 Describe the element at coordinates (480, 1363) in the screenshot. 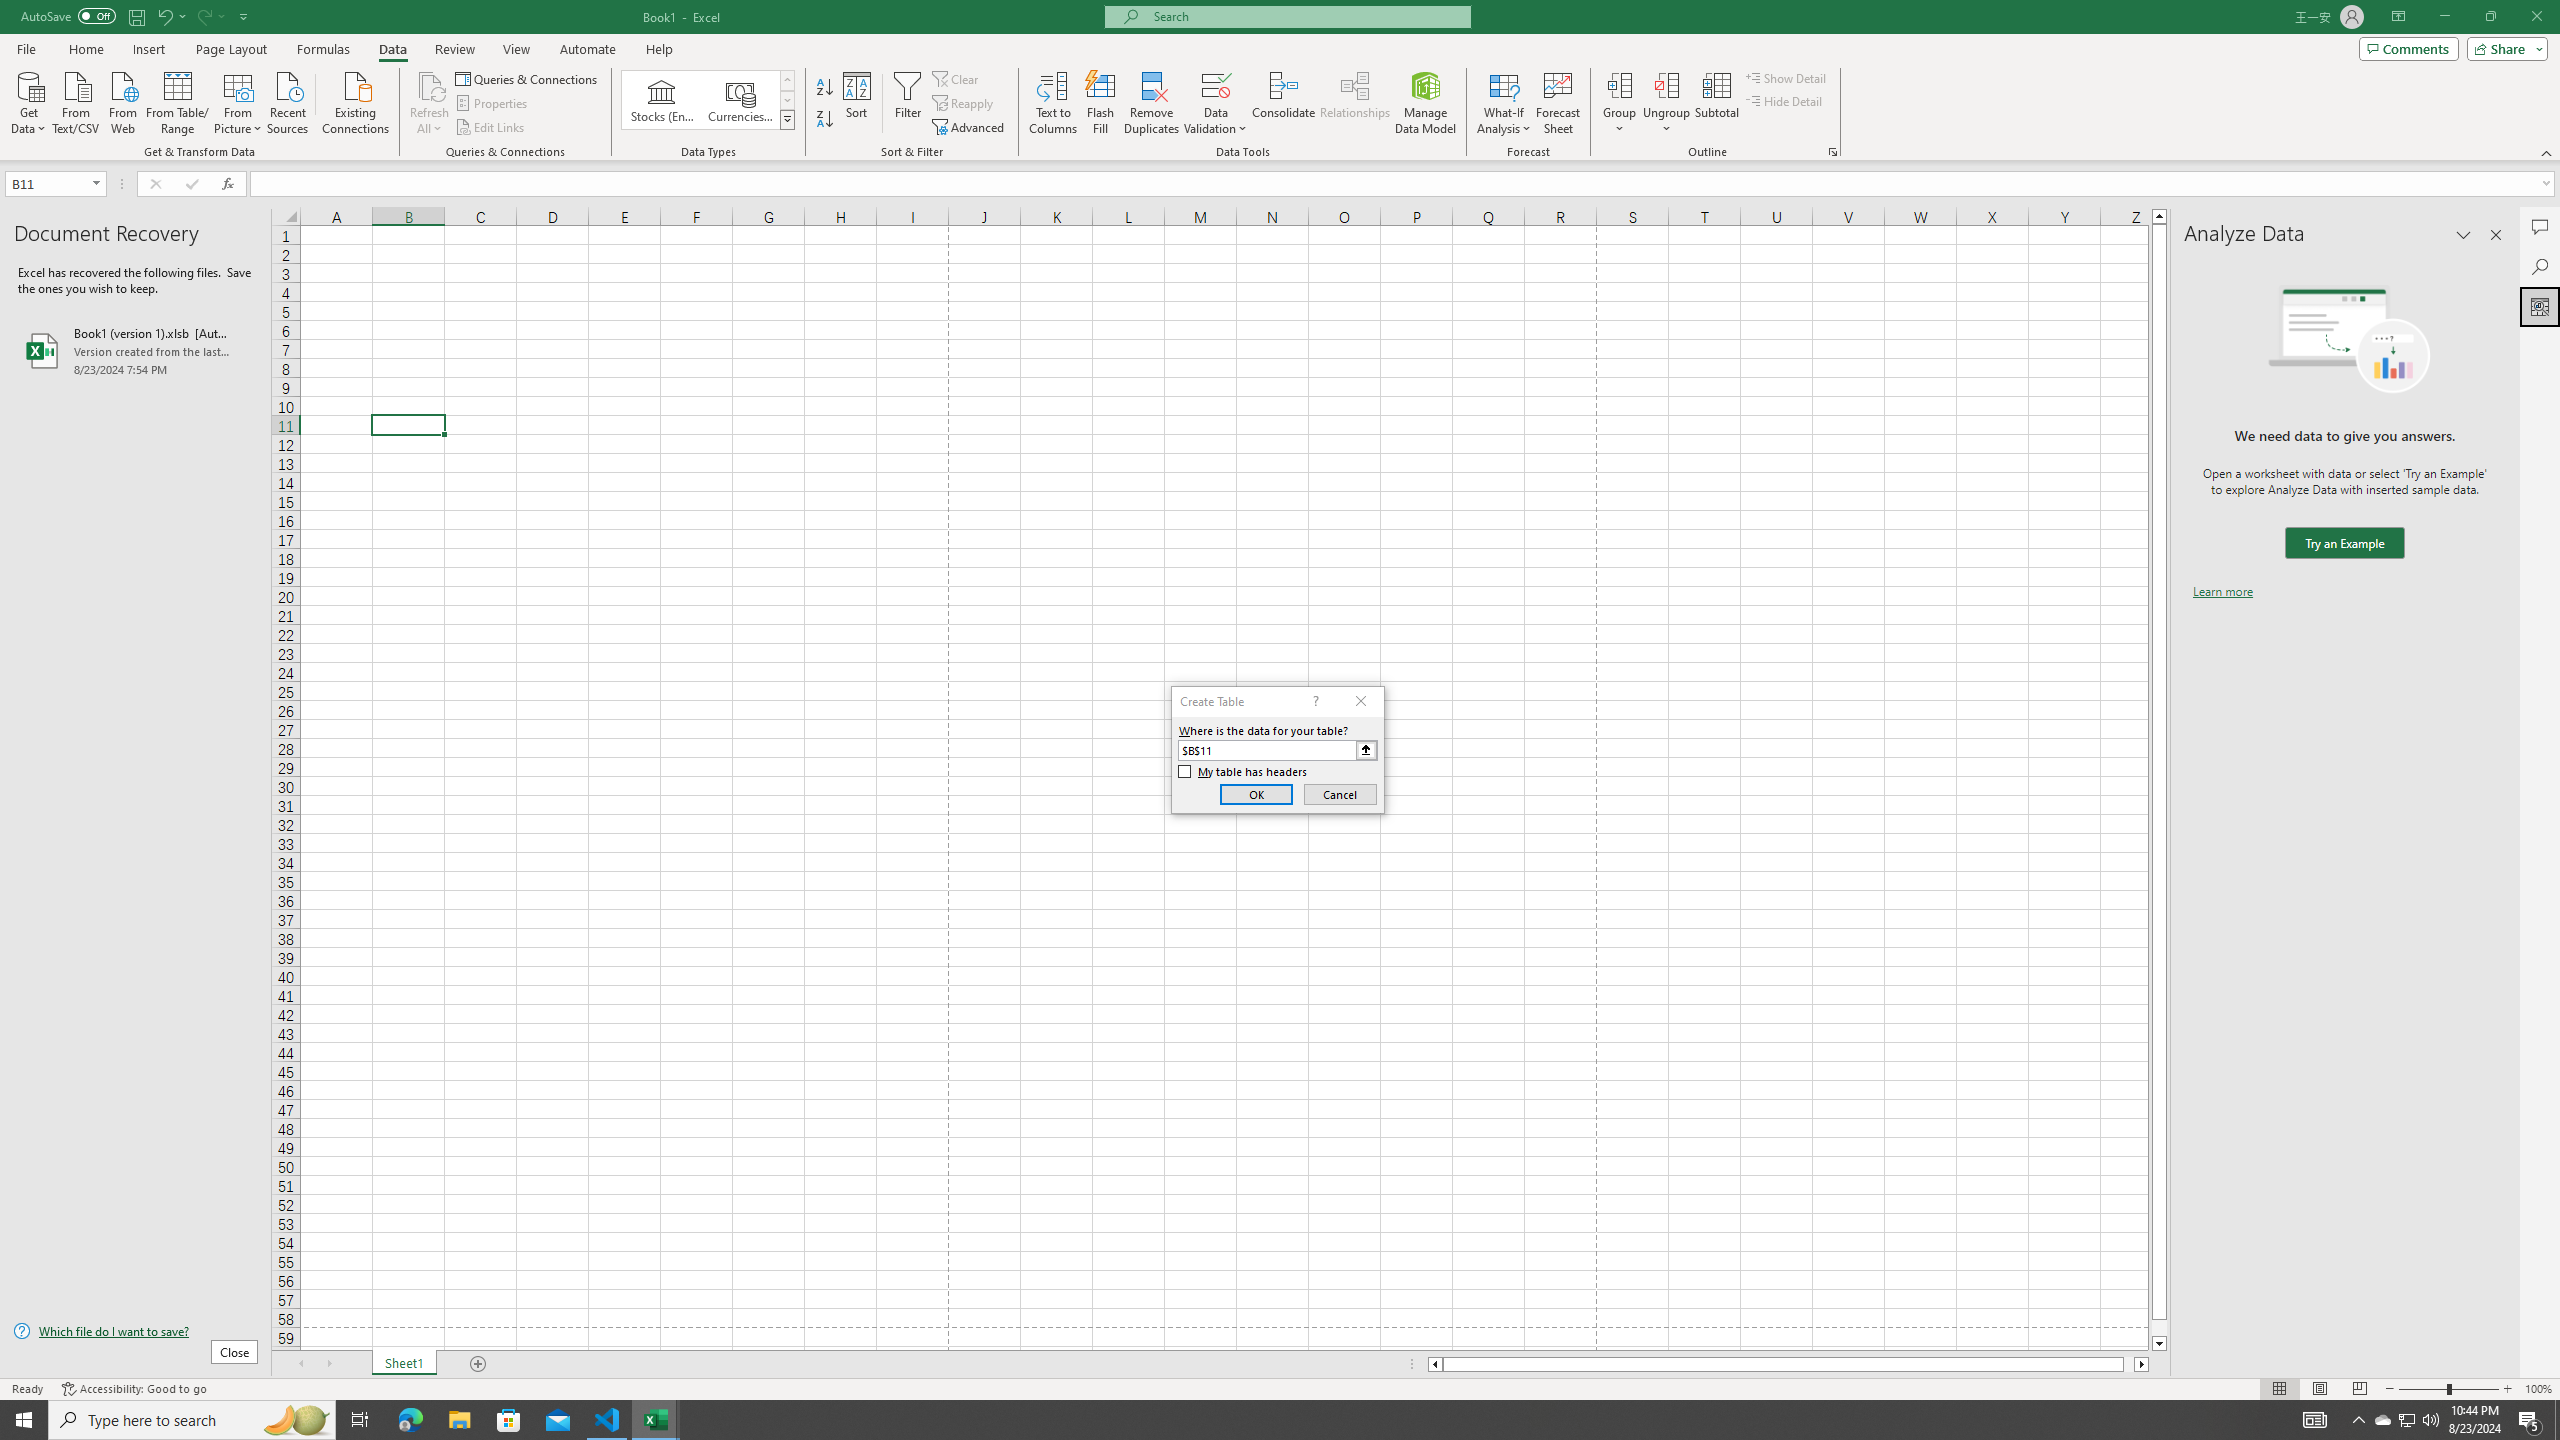

I see `'Add Sheet'` at that location.